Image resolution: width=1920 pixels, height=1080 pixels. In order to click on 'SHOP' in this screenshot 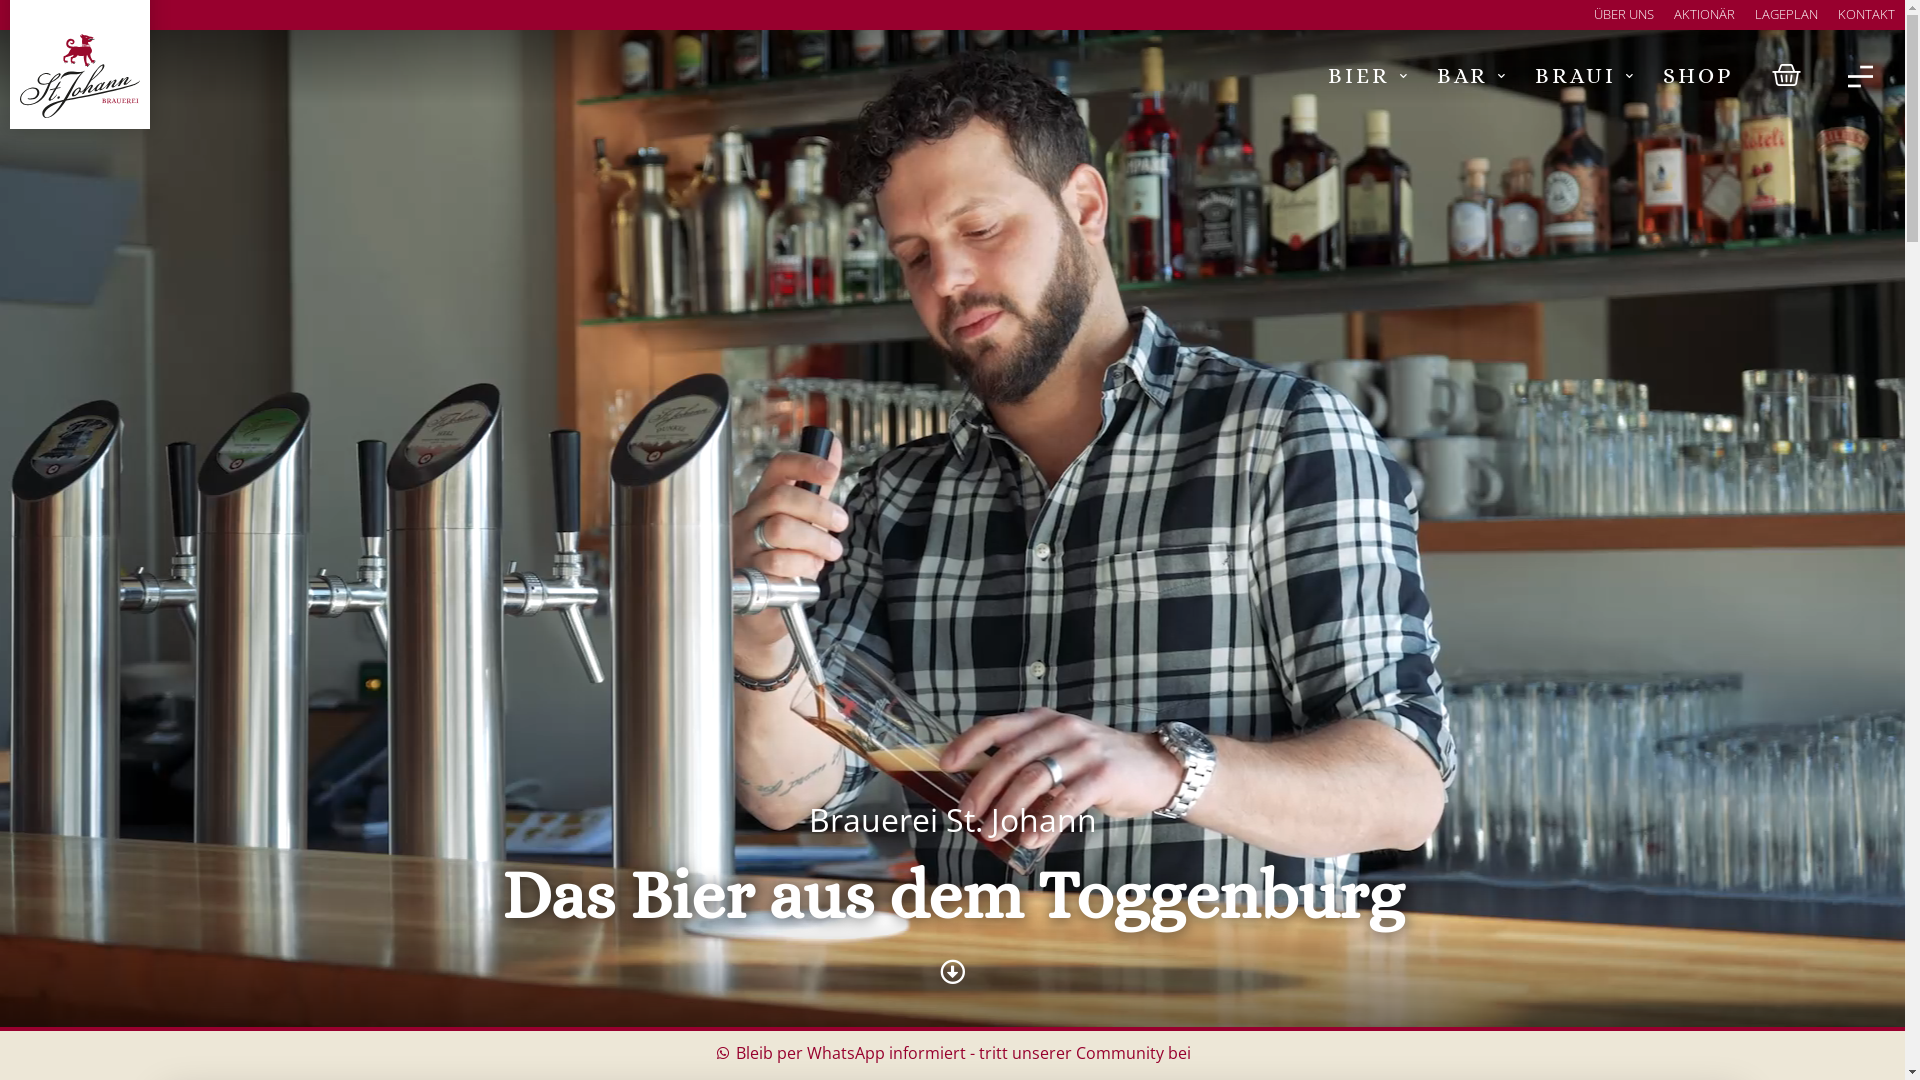, I will do `click(1697, 75)`.